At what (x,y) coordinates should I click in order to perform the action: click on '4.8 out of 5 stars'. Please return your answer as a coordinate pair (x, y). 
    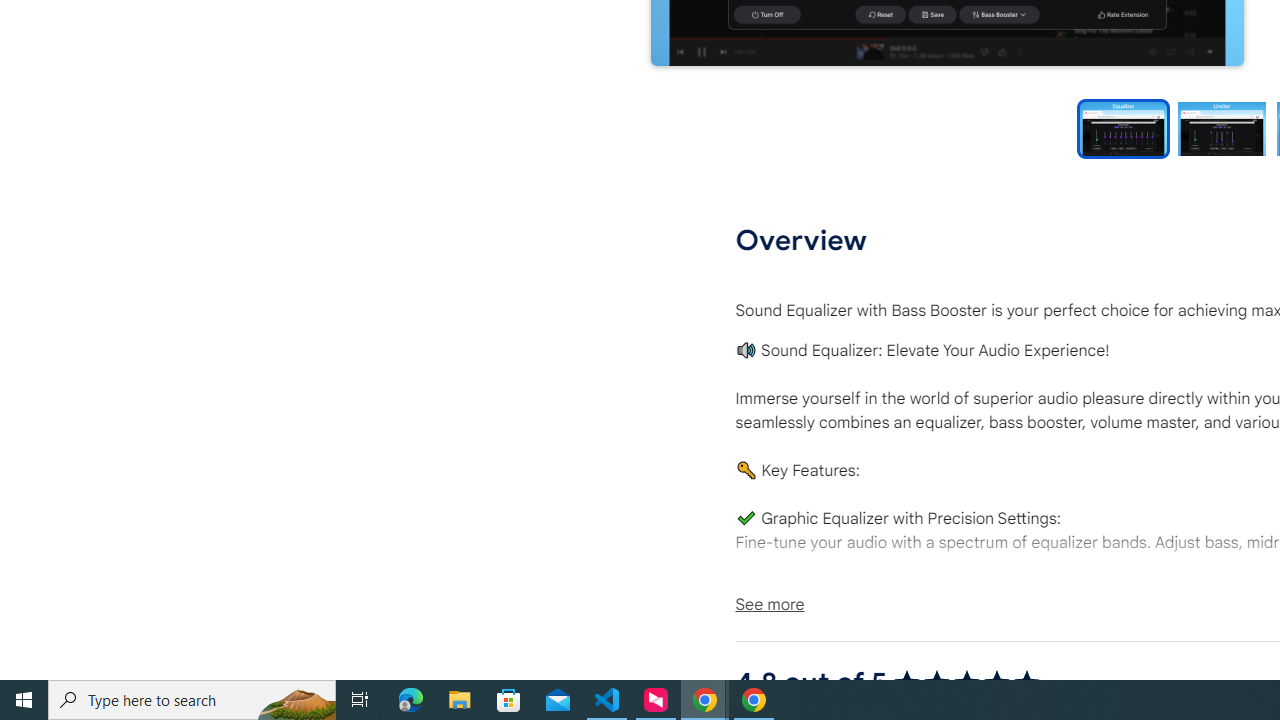
    Looking at the image, I should click on (966, 681).